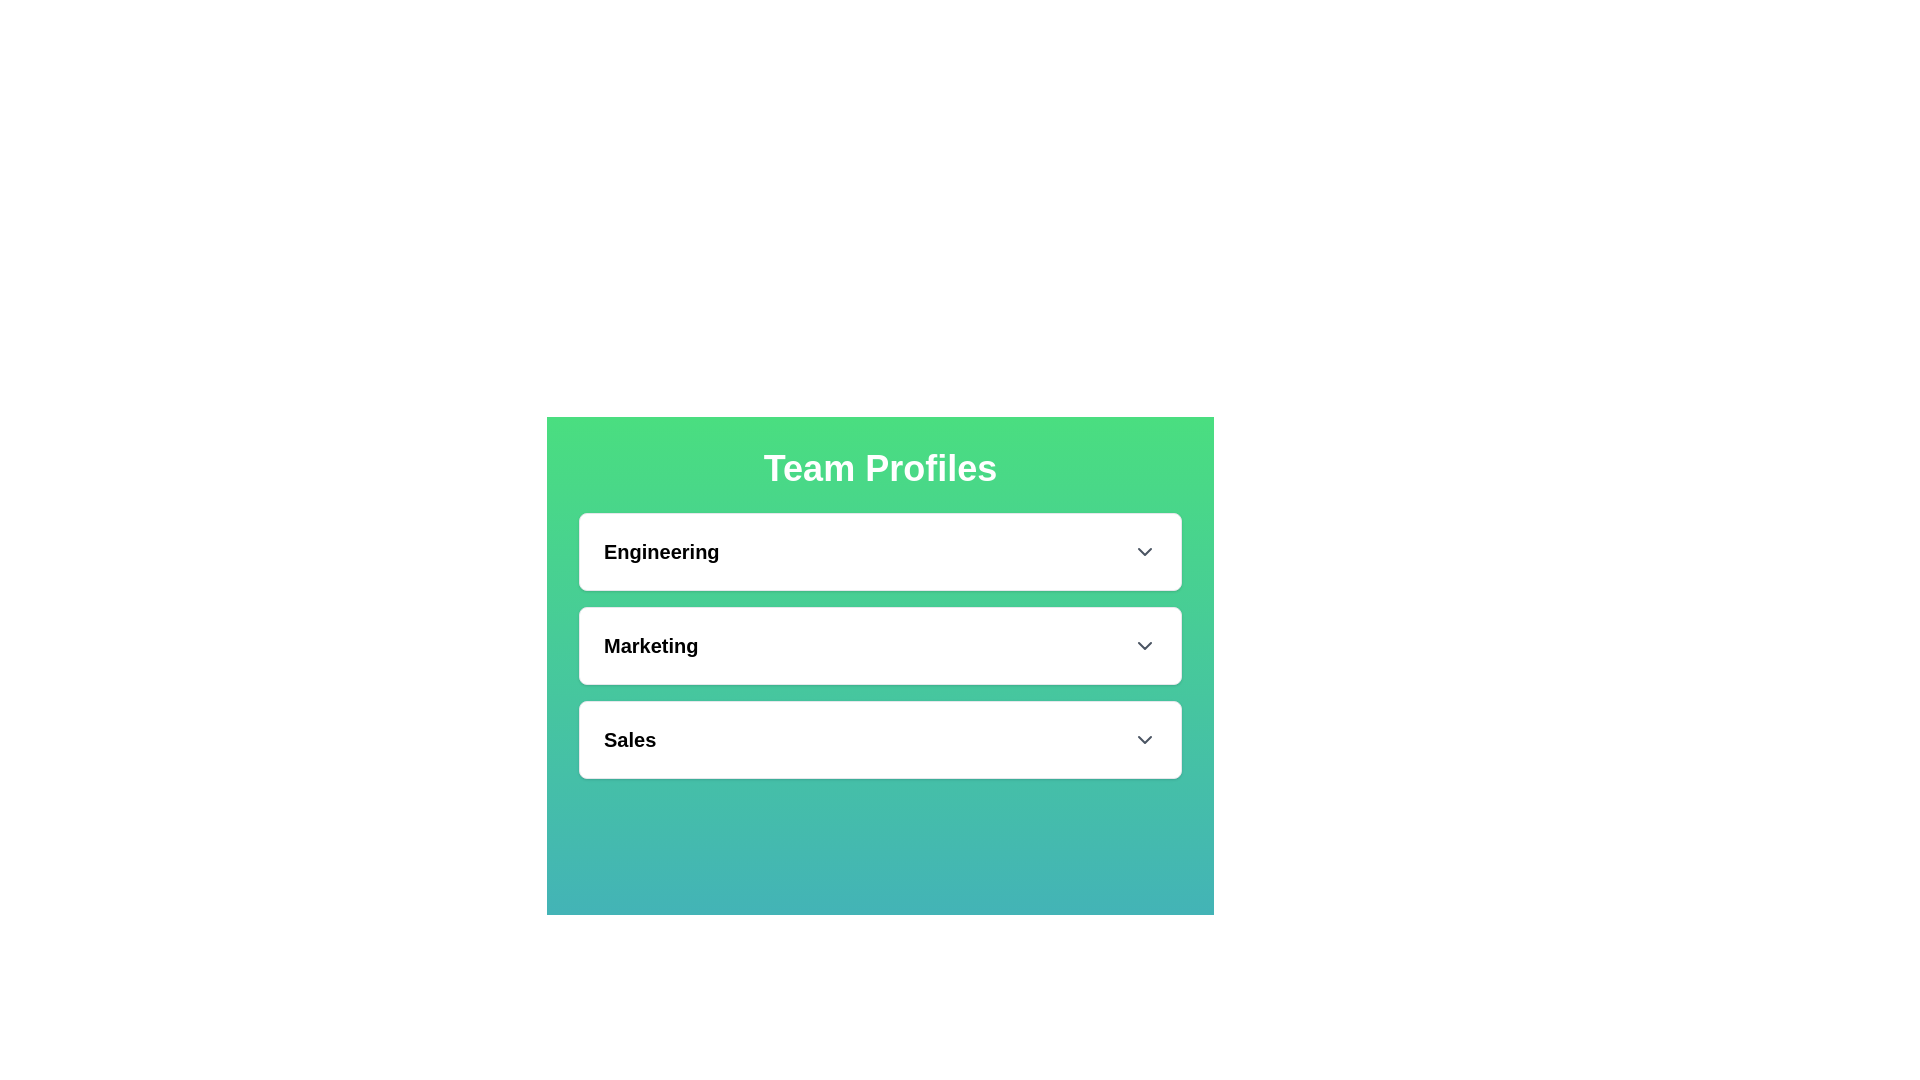 Image resolution: width=1920 pixels, height=1080 pixels. I want to click on the 'Marketing' dropdown menu item, so click(880, 645).